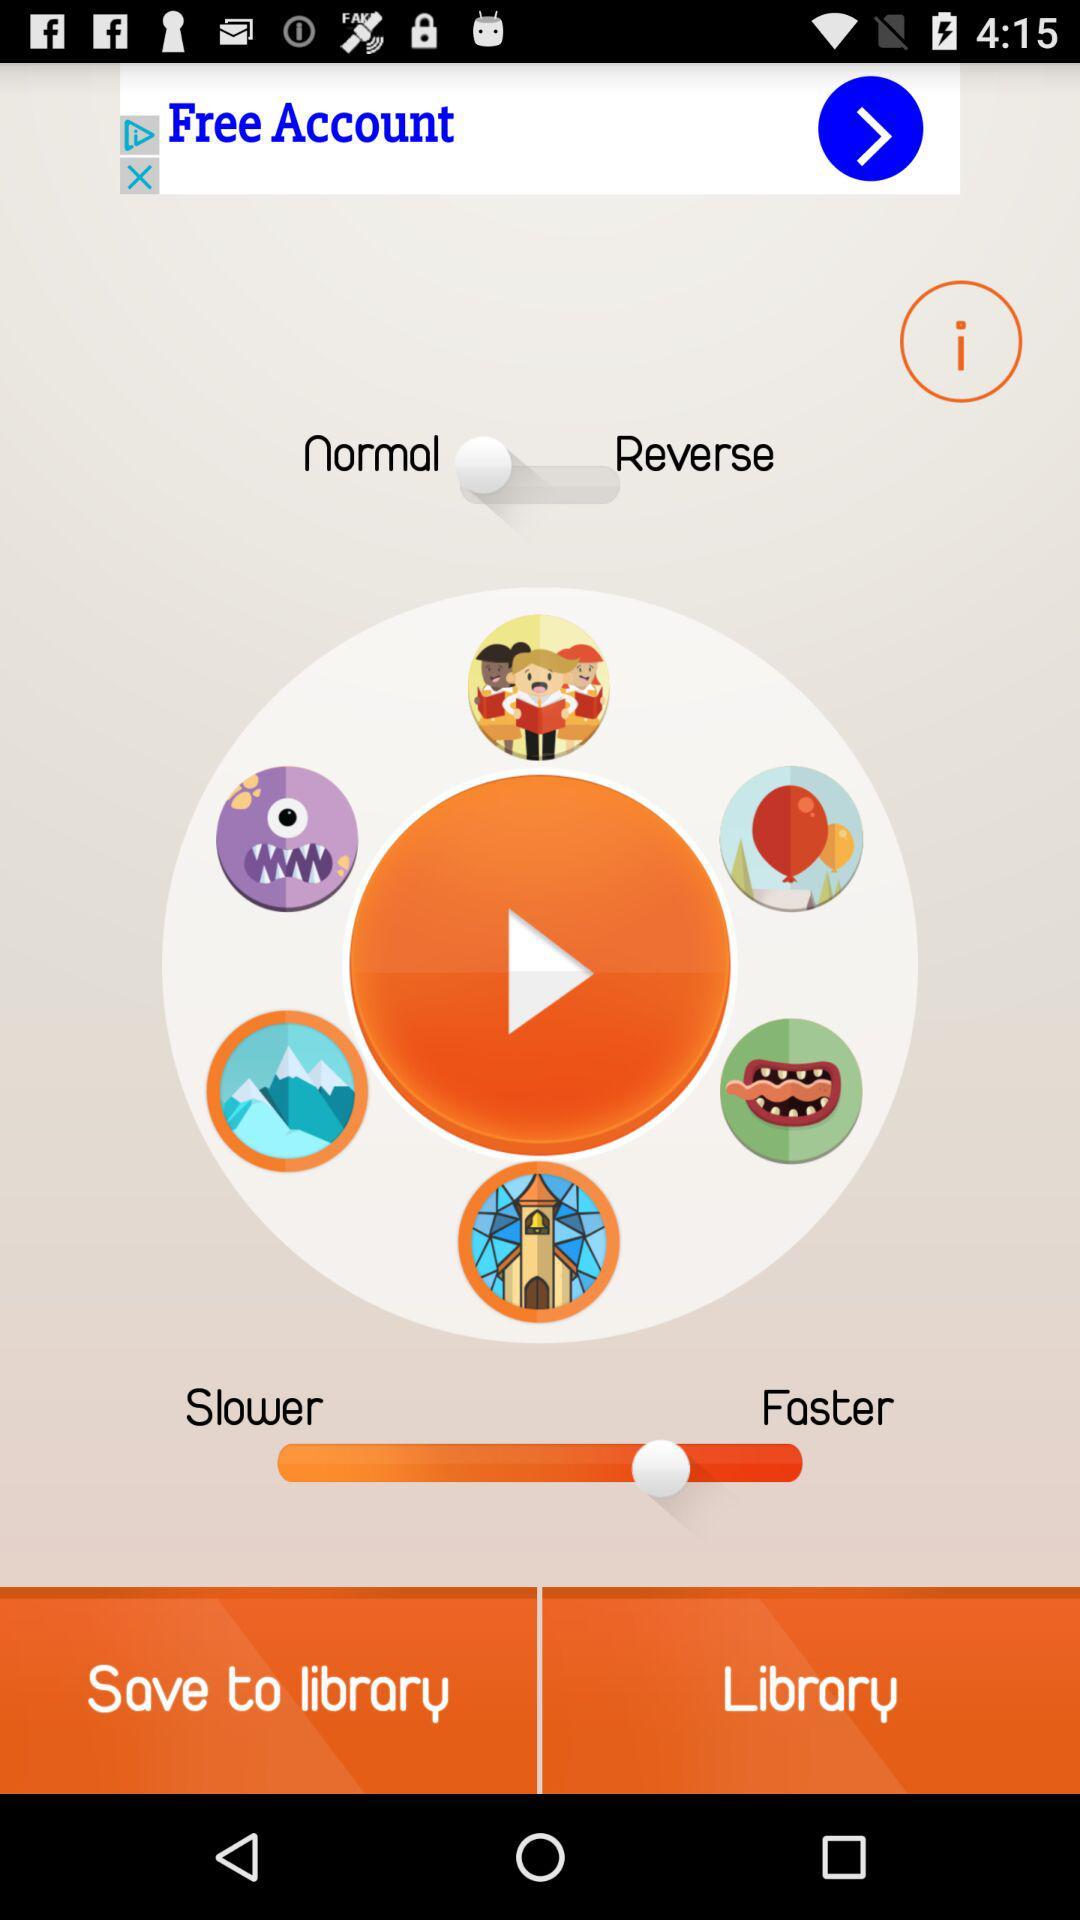 The width and height of the screenshot is (1080, 1920). Describe the element at coordinates (960, 365) in the screenshot. I see `the info icon` at that location.